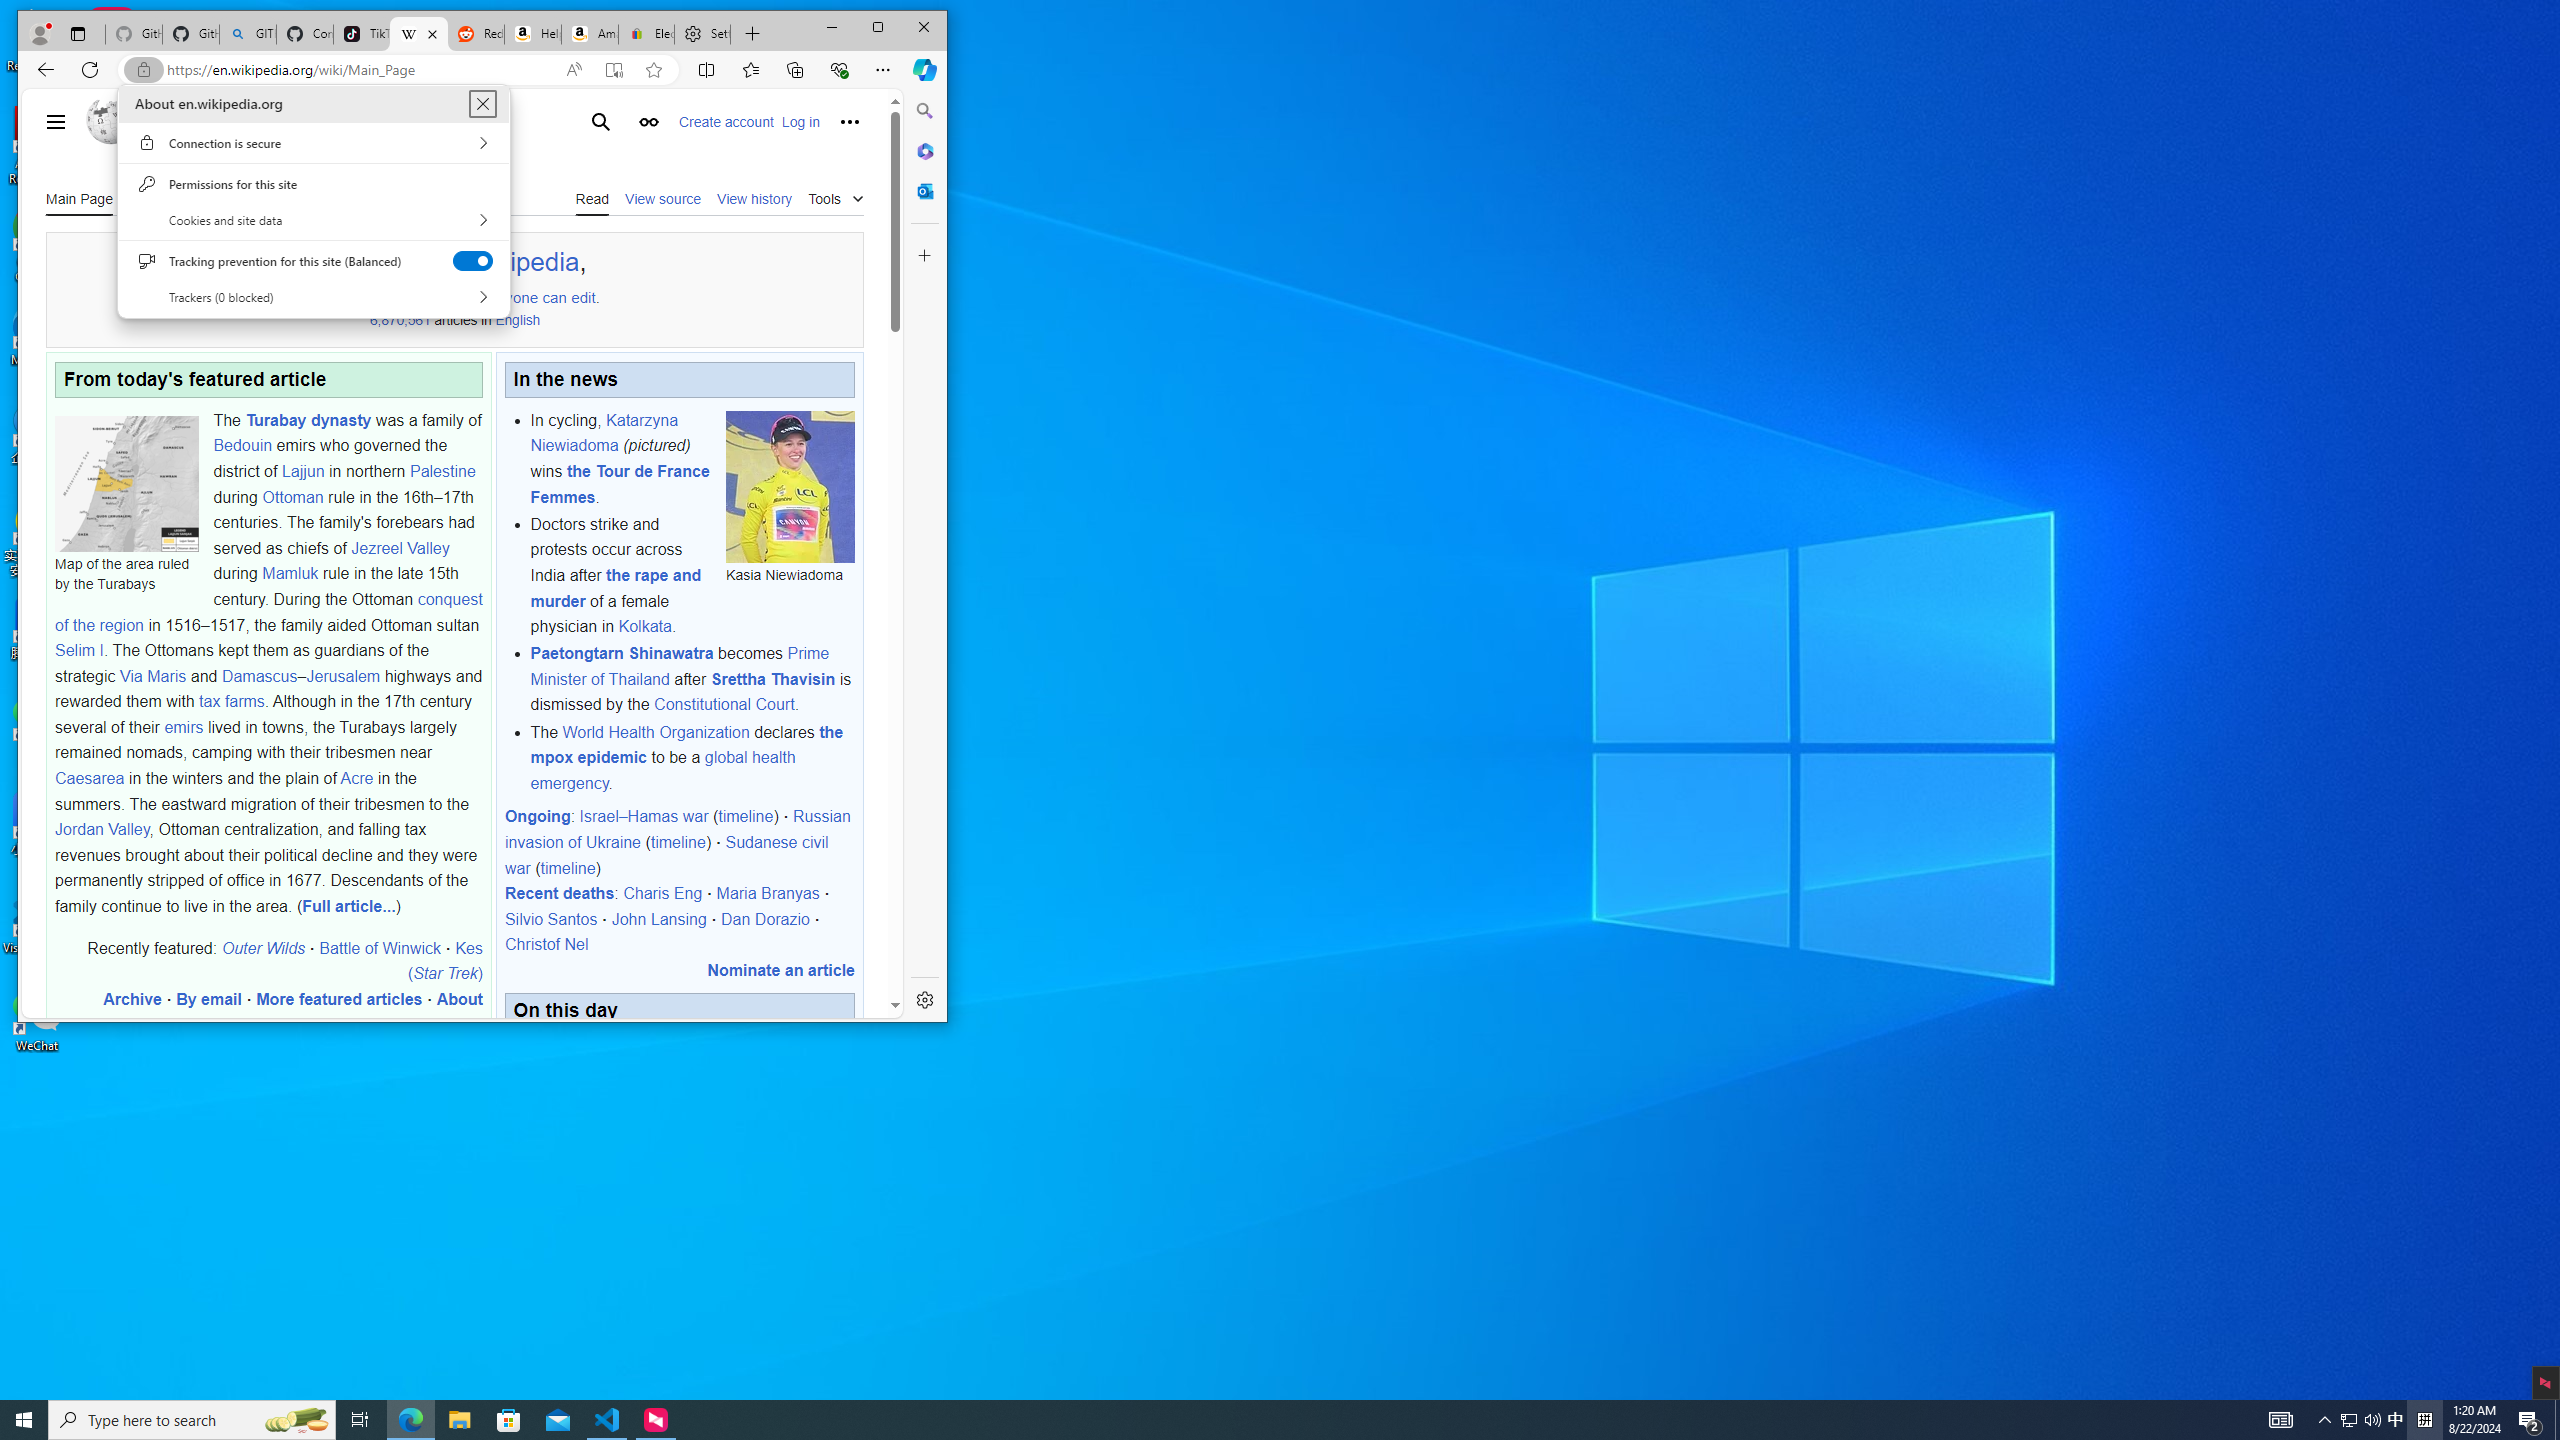 This screenshot has height=1440, width=2560. I want to click on 'Kes (Star Trek)', so click(444, 961).